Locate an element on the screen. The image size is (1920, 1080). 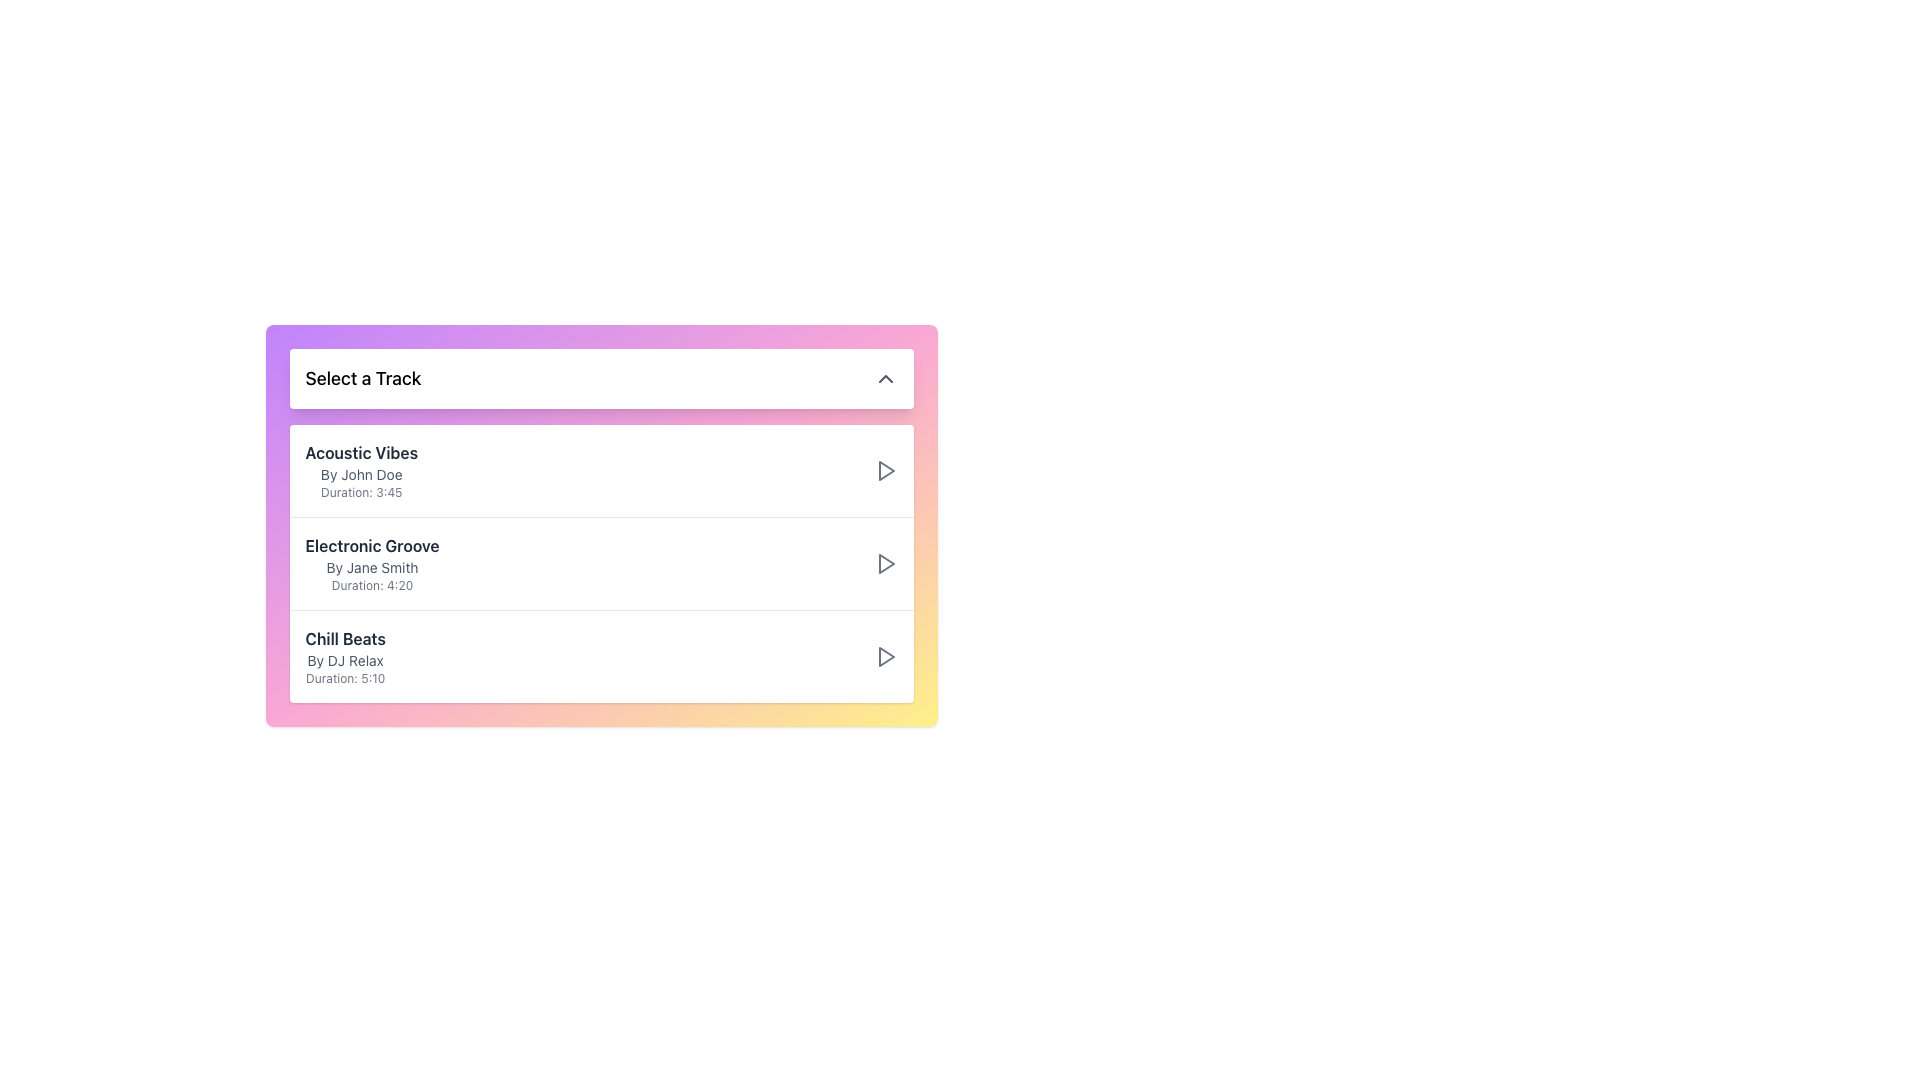
the play button icon, which is a triangular-shaped right-pointing symbol outlined with a dark border, located to the far right of the 'Electronic Groove' track entry is located at coordinates (885, 470).